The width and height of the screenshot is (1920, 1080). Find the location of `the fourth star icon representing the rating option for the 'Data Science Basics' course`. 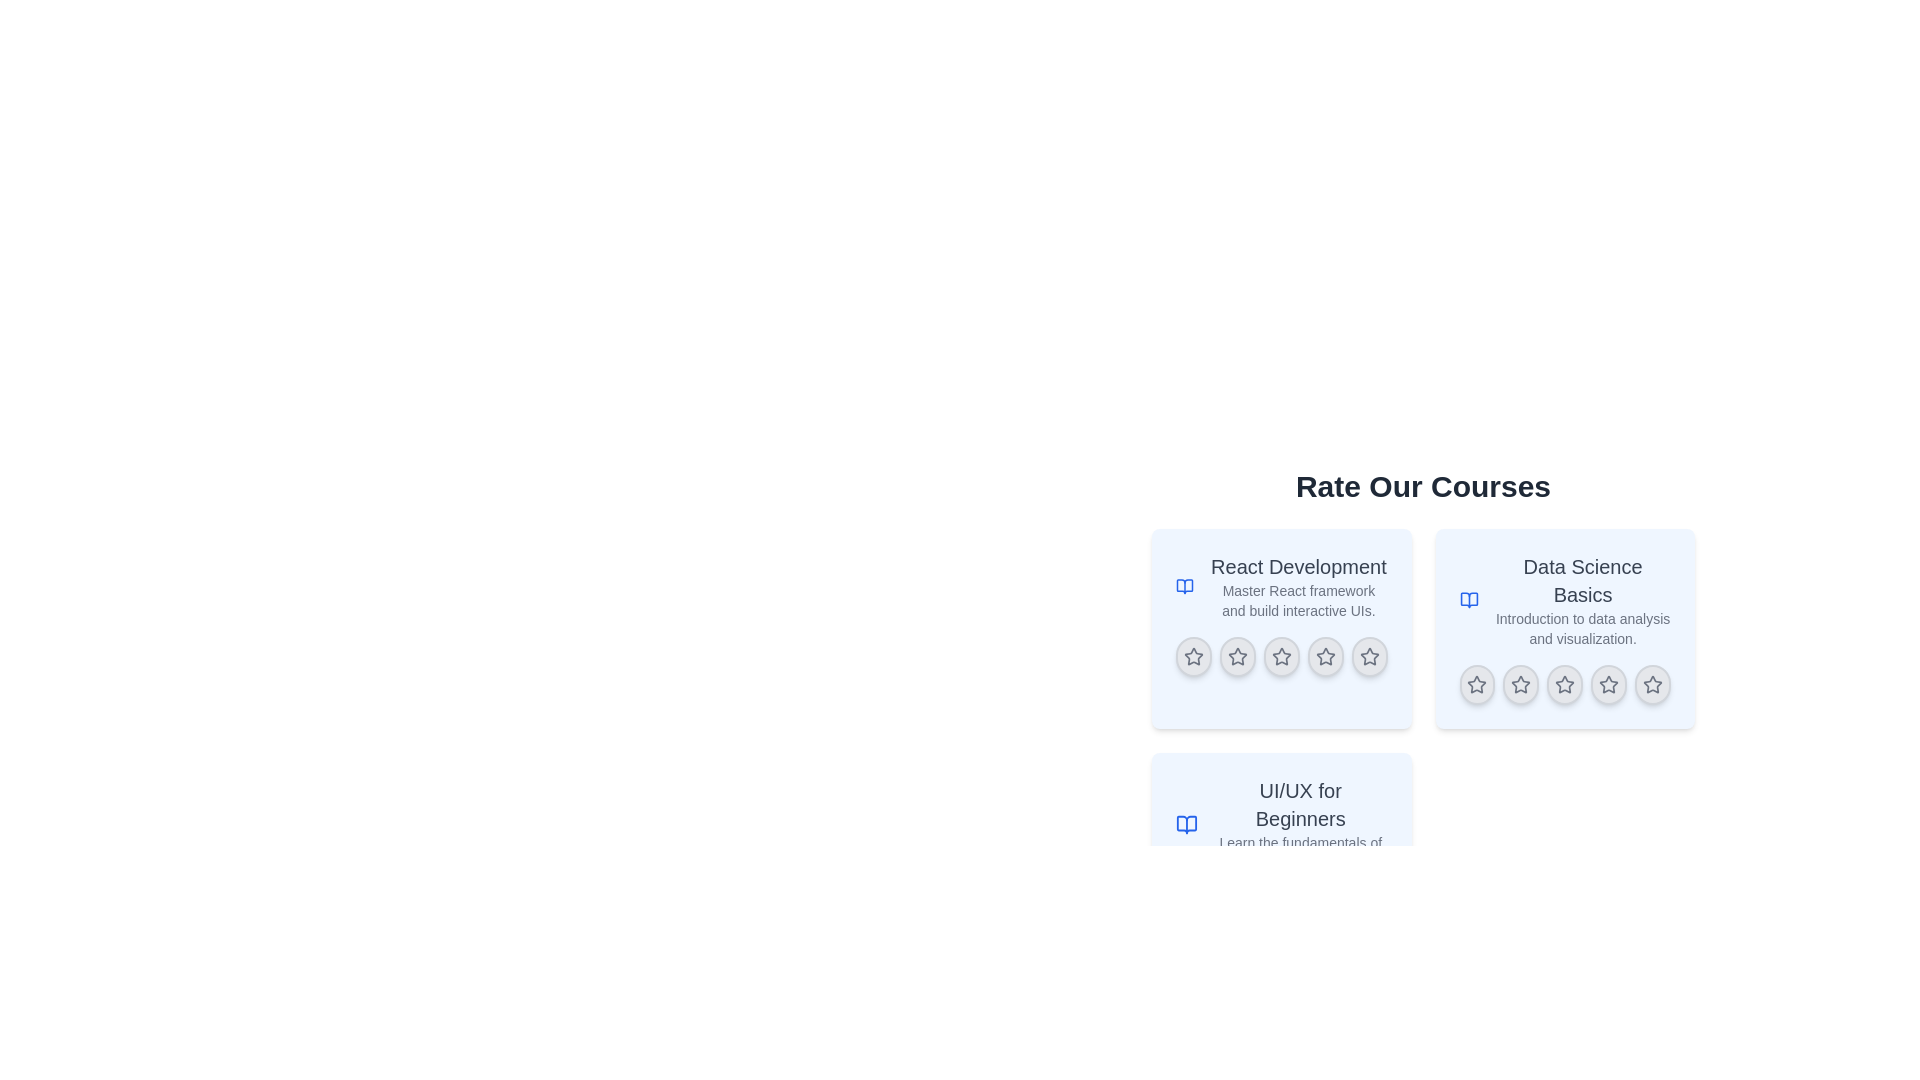

the fourth star icon representing the rating option for the 'Data Science Basics' course is located at coordinates (1564, 683).